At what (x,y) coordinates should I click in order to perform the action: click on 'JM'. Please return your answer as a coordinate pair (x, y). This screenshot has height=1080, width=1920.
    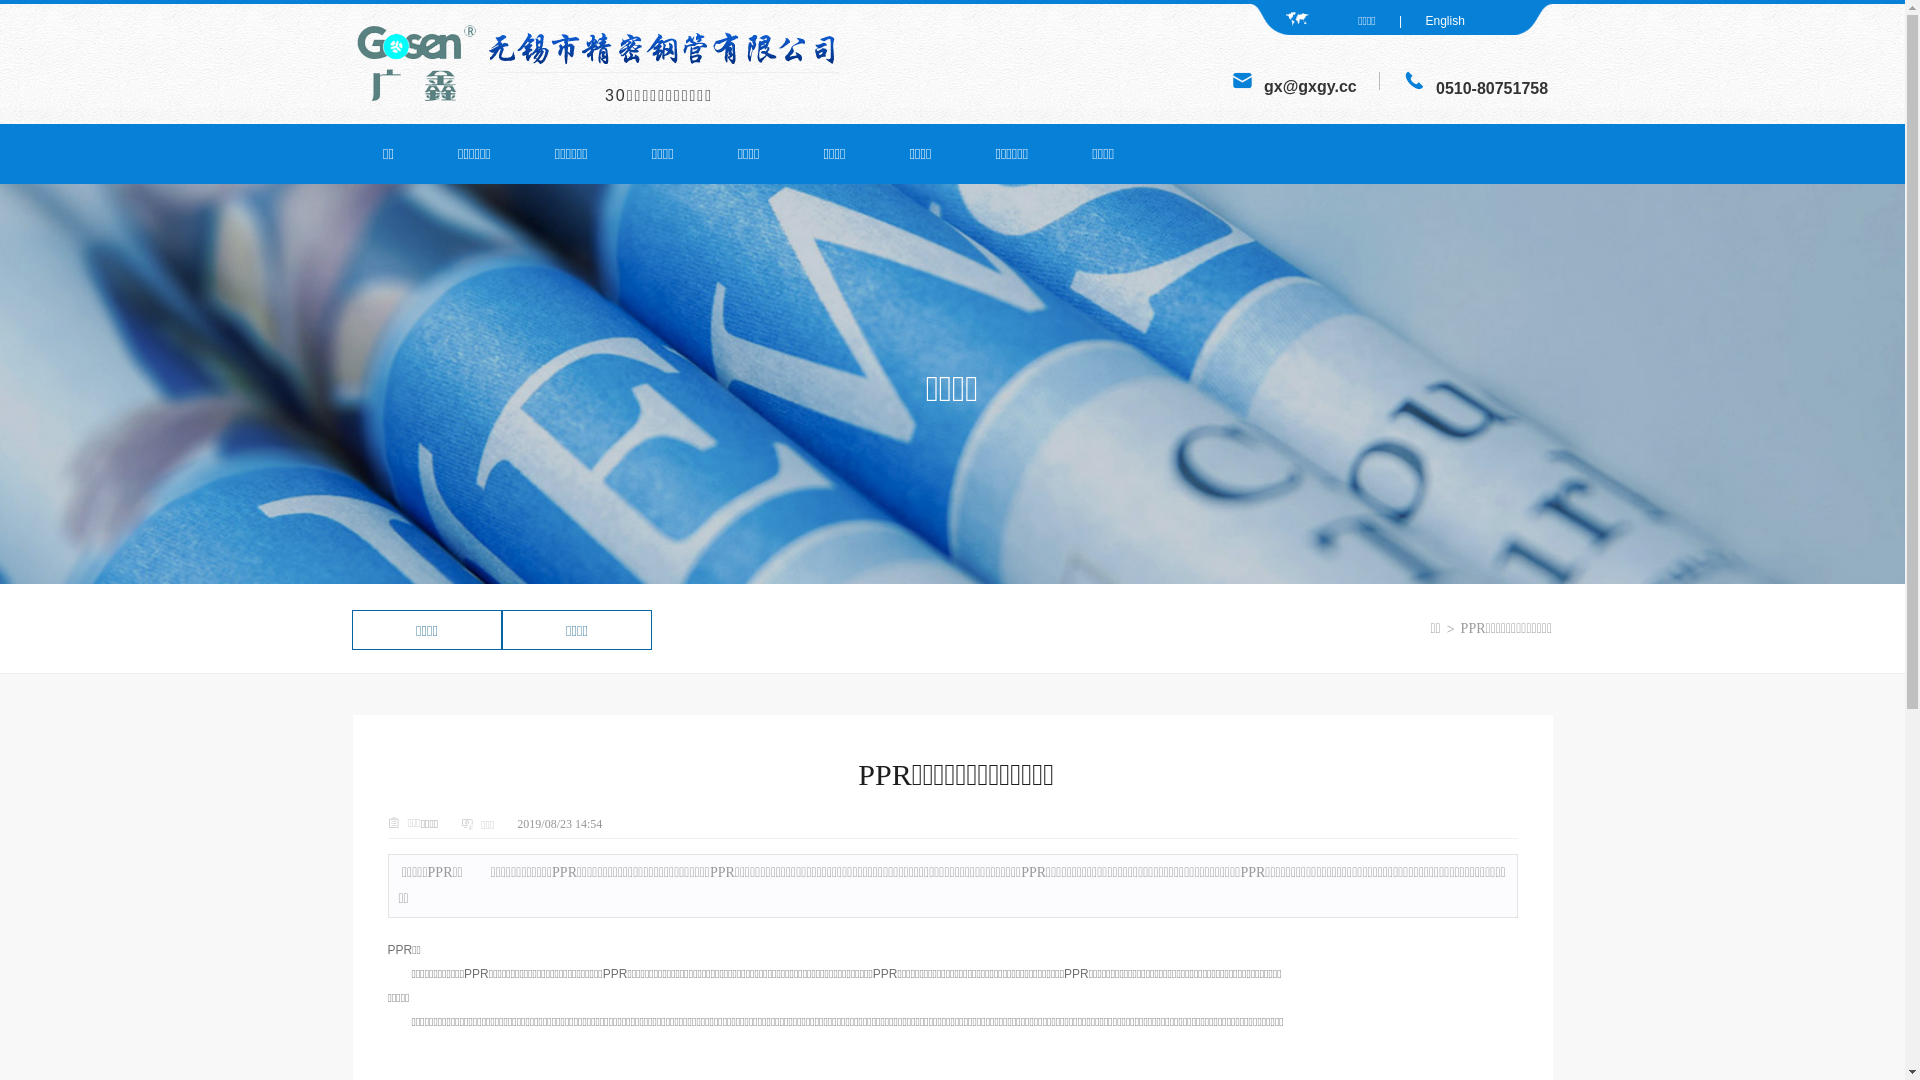
    Looking at the image, I should click on (1241, 79).